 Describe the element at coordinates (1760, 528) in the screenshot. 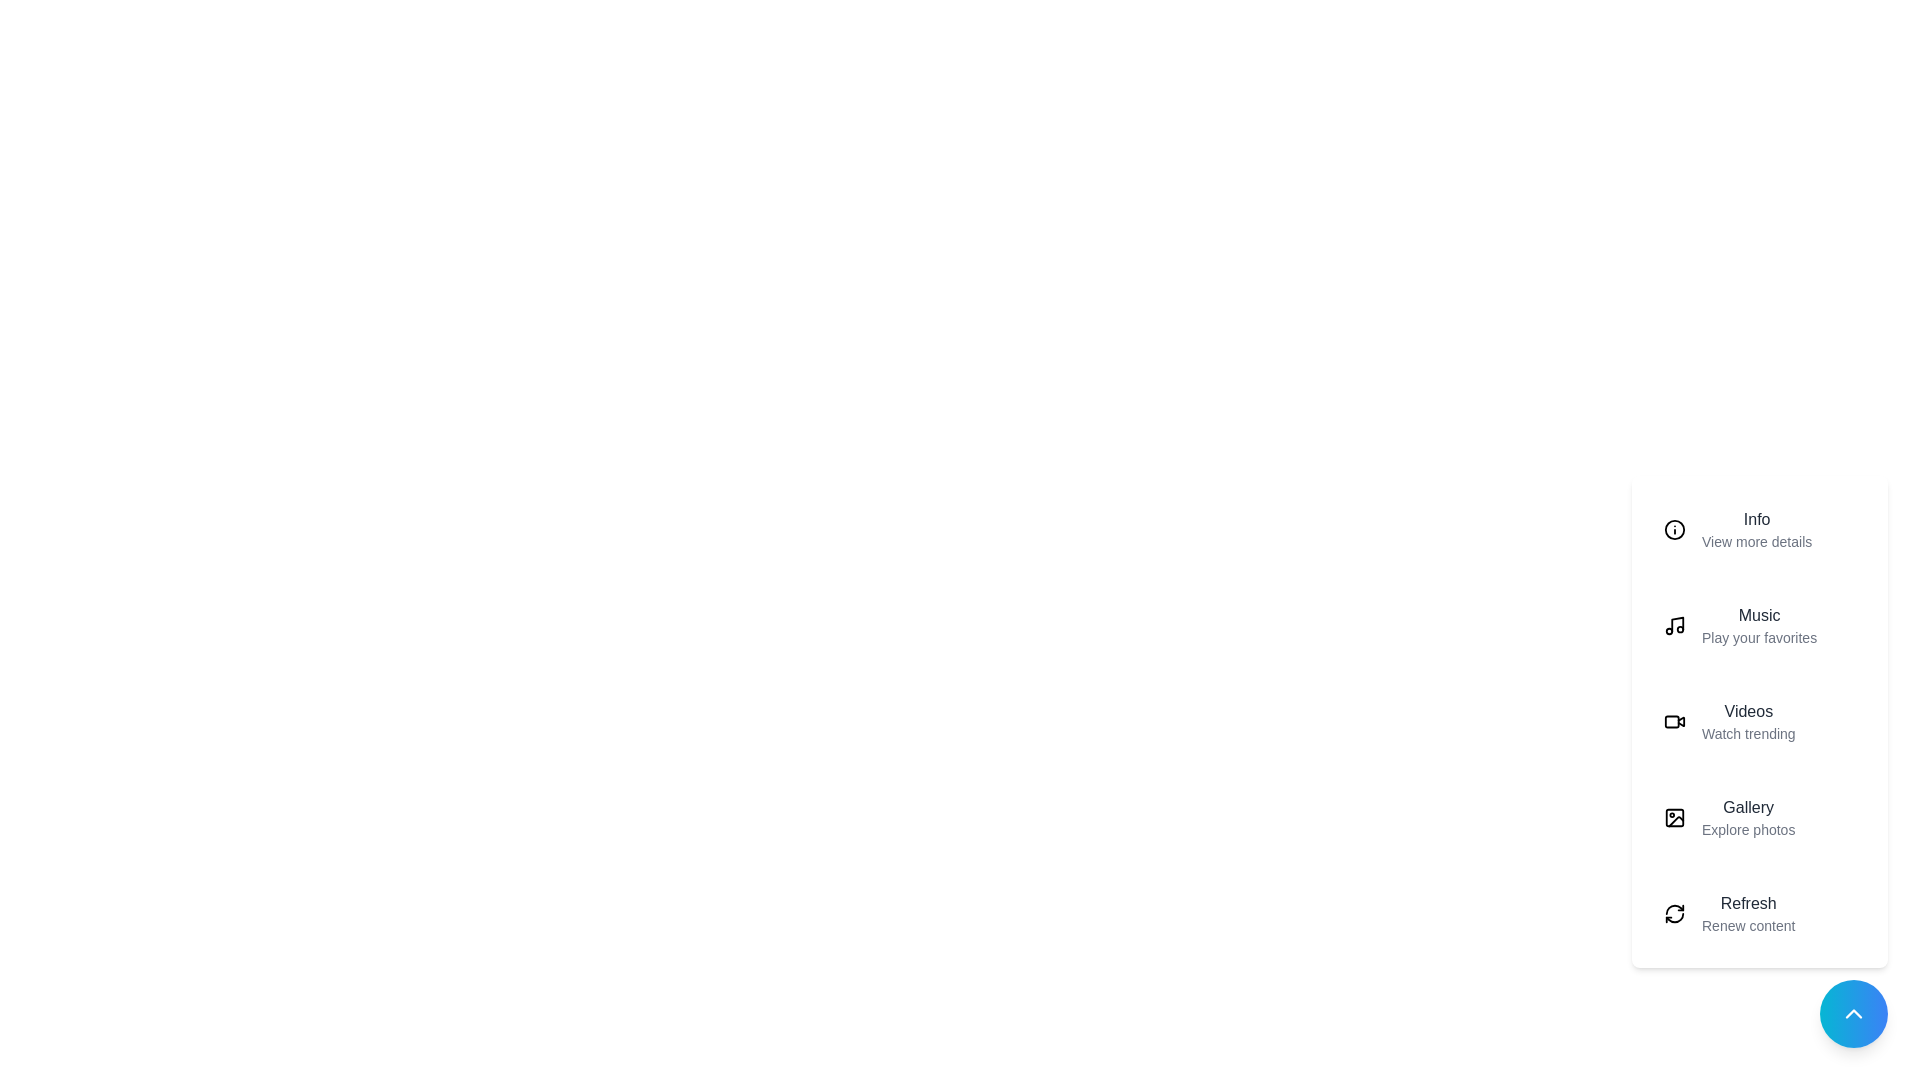

I see `the 'Info' item to view more details` at that location.